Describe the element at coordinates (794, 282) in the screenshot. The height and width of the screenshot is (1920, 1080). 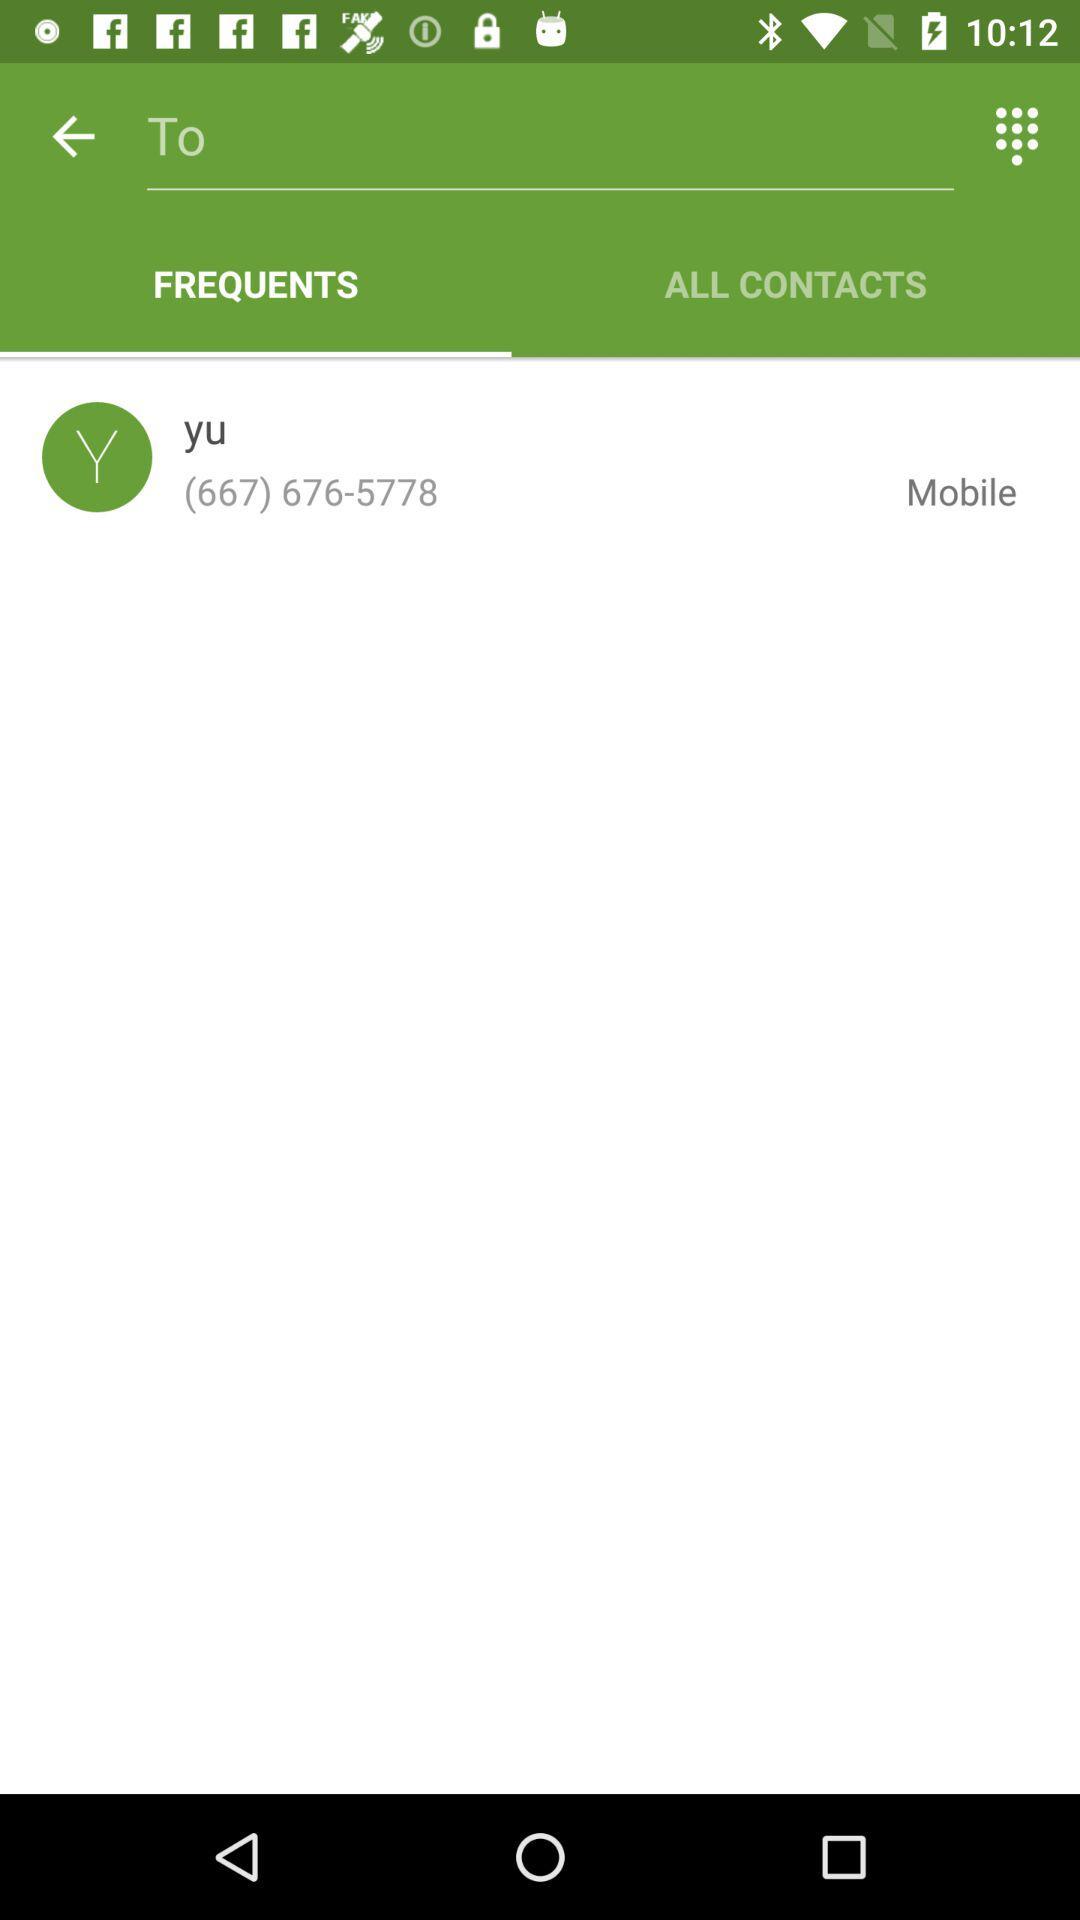
I see `the icon to the right of the frequents item` at that location.